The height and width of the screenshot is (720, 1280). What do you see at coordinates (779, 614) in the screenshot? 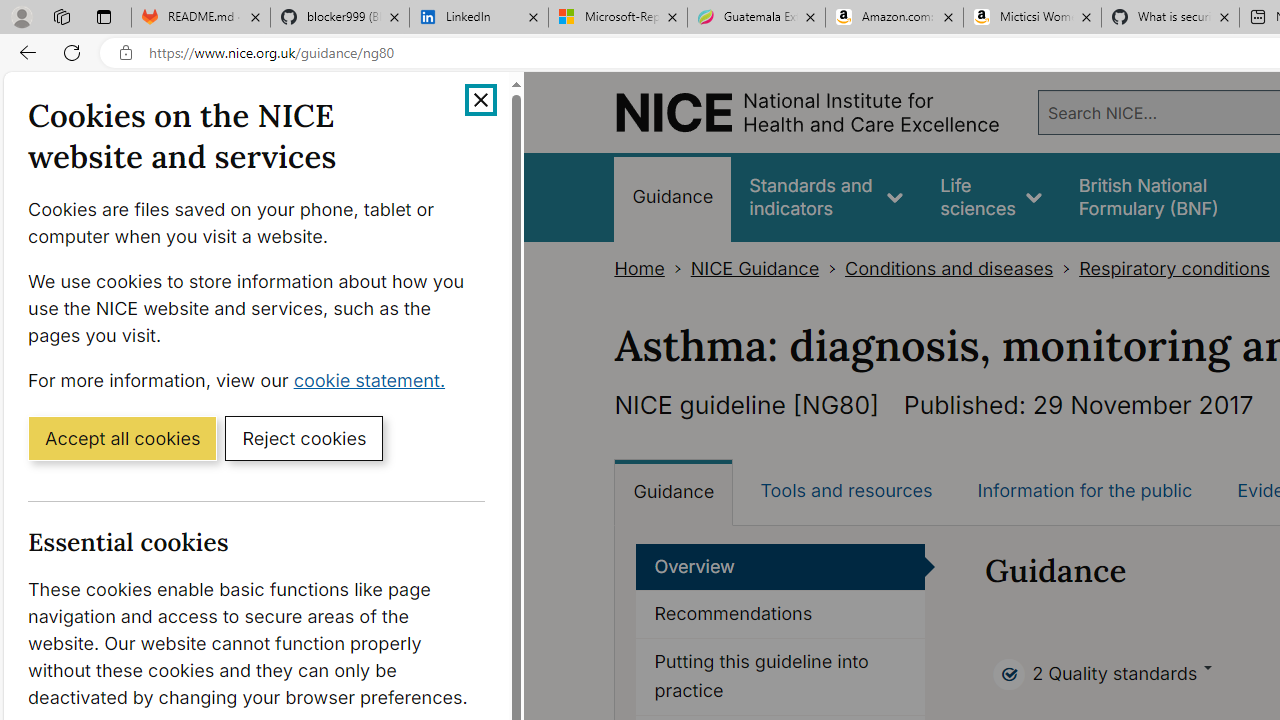
I see `'Recommendations'` at bounding box center [779, 614].